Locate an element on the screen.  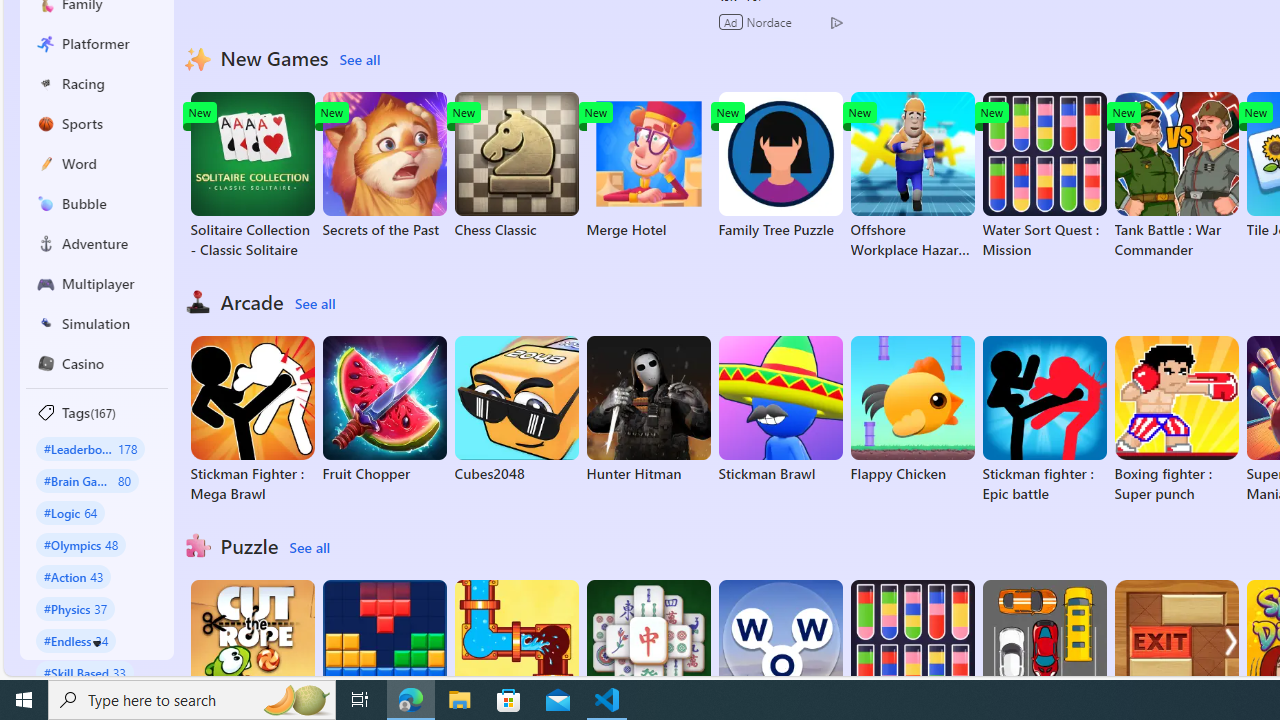
'Family Tree Puzzle' is located at coordinates (779, 164).